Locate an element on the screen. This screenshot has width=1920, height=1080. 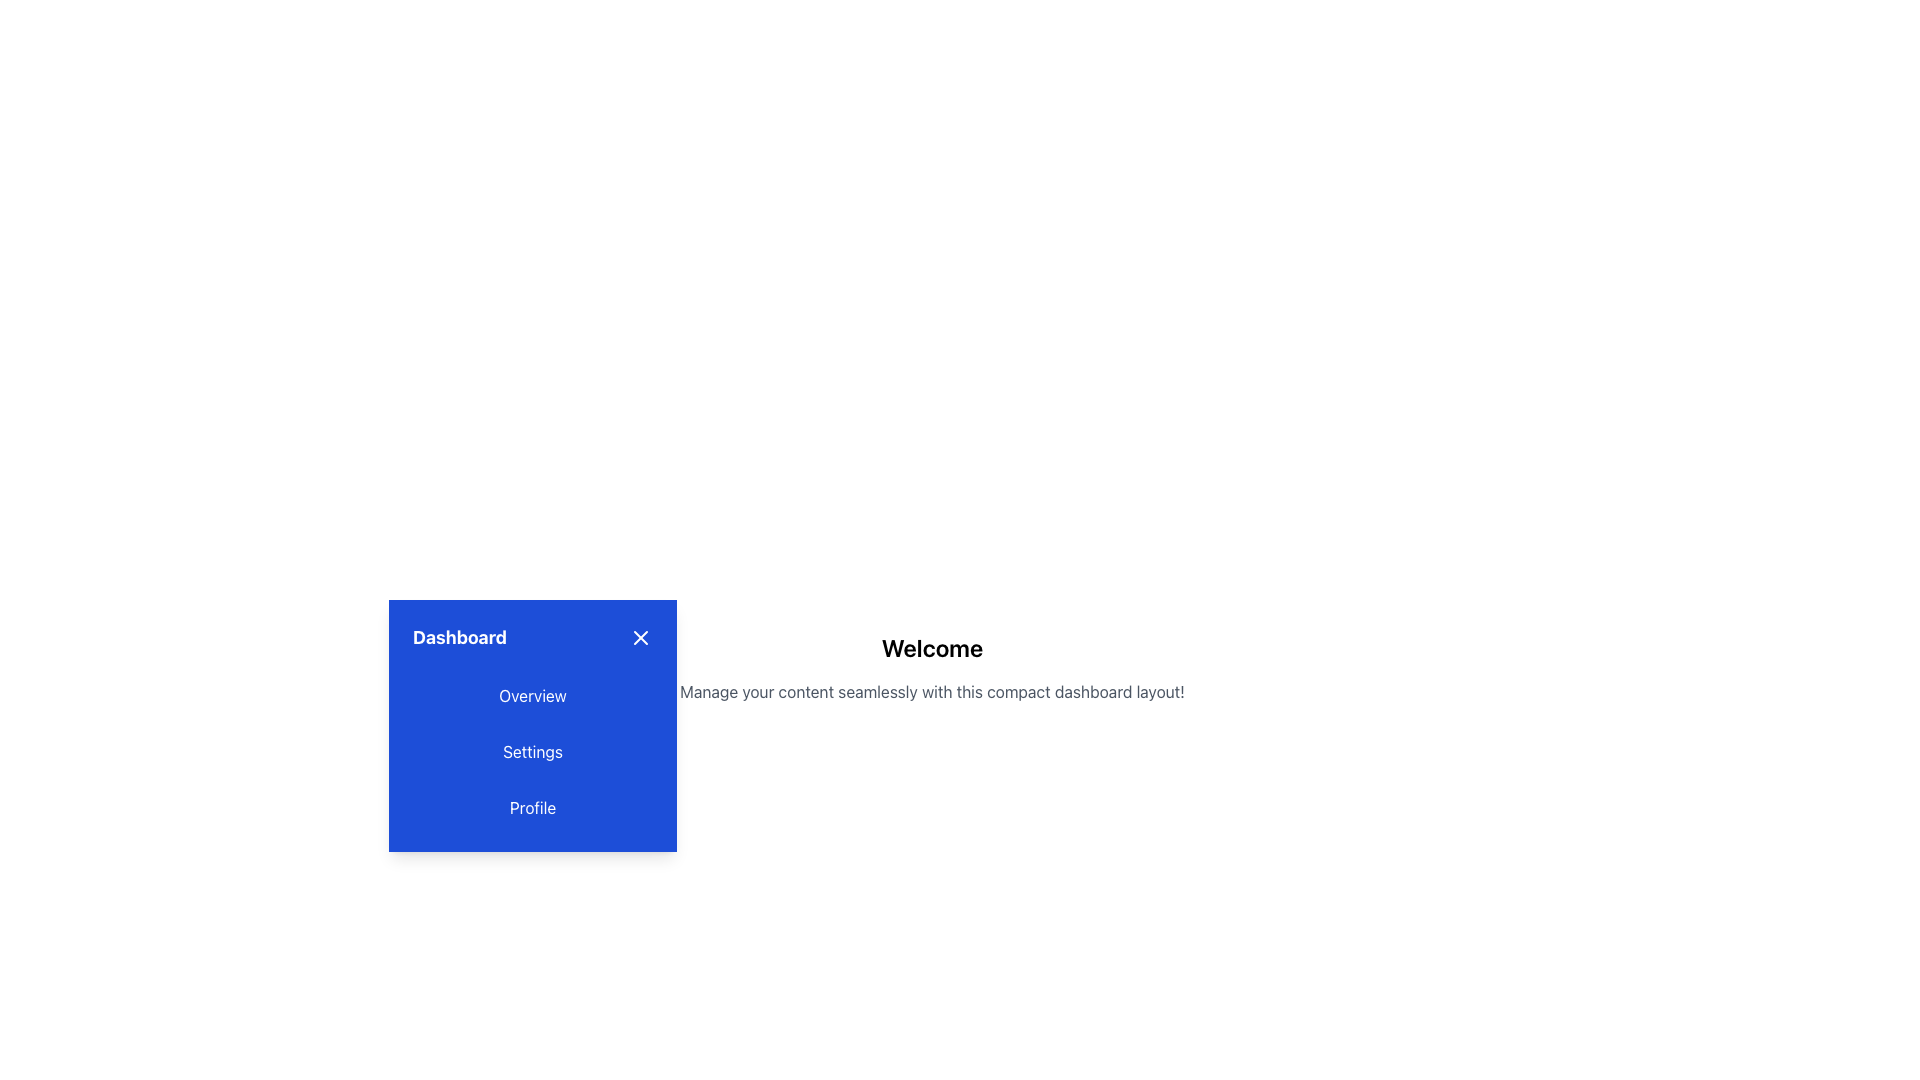
the 'Profile' link, which is styled with white text on a blue background and is located at the bottom of the vertical list is located at coordinates (532, 806).